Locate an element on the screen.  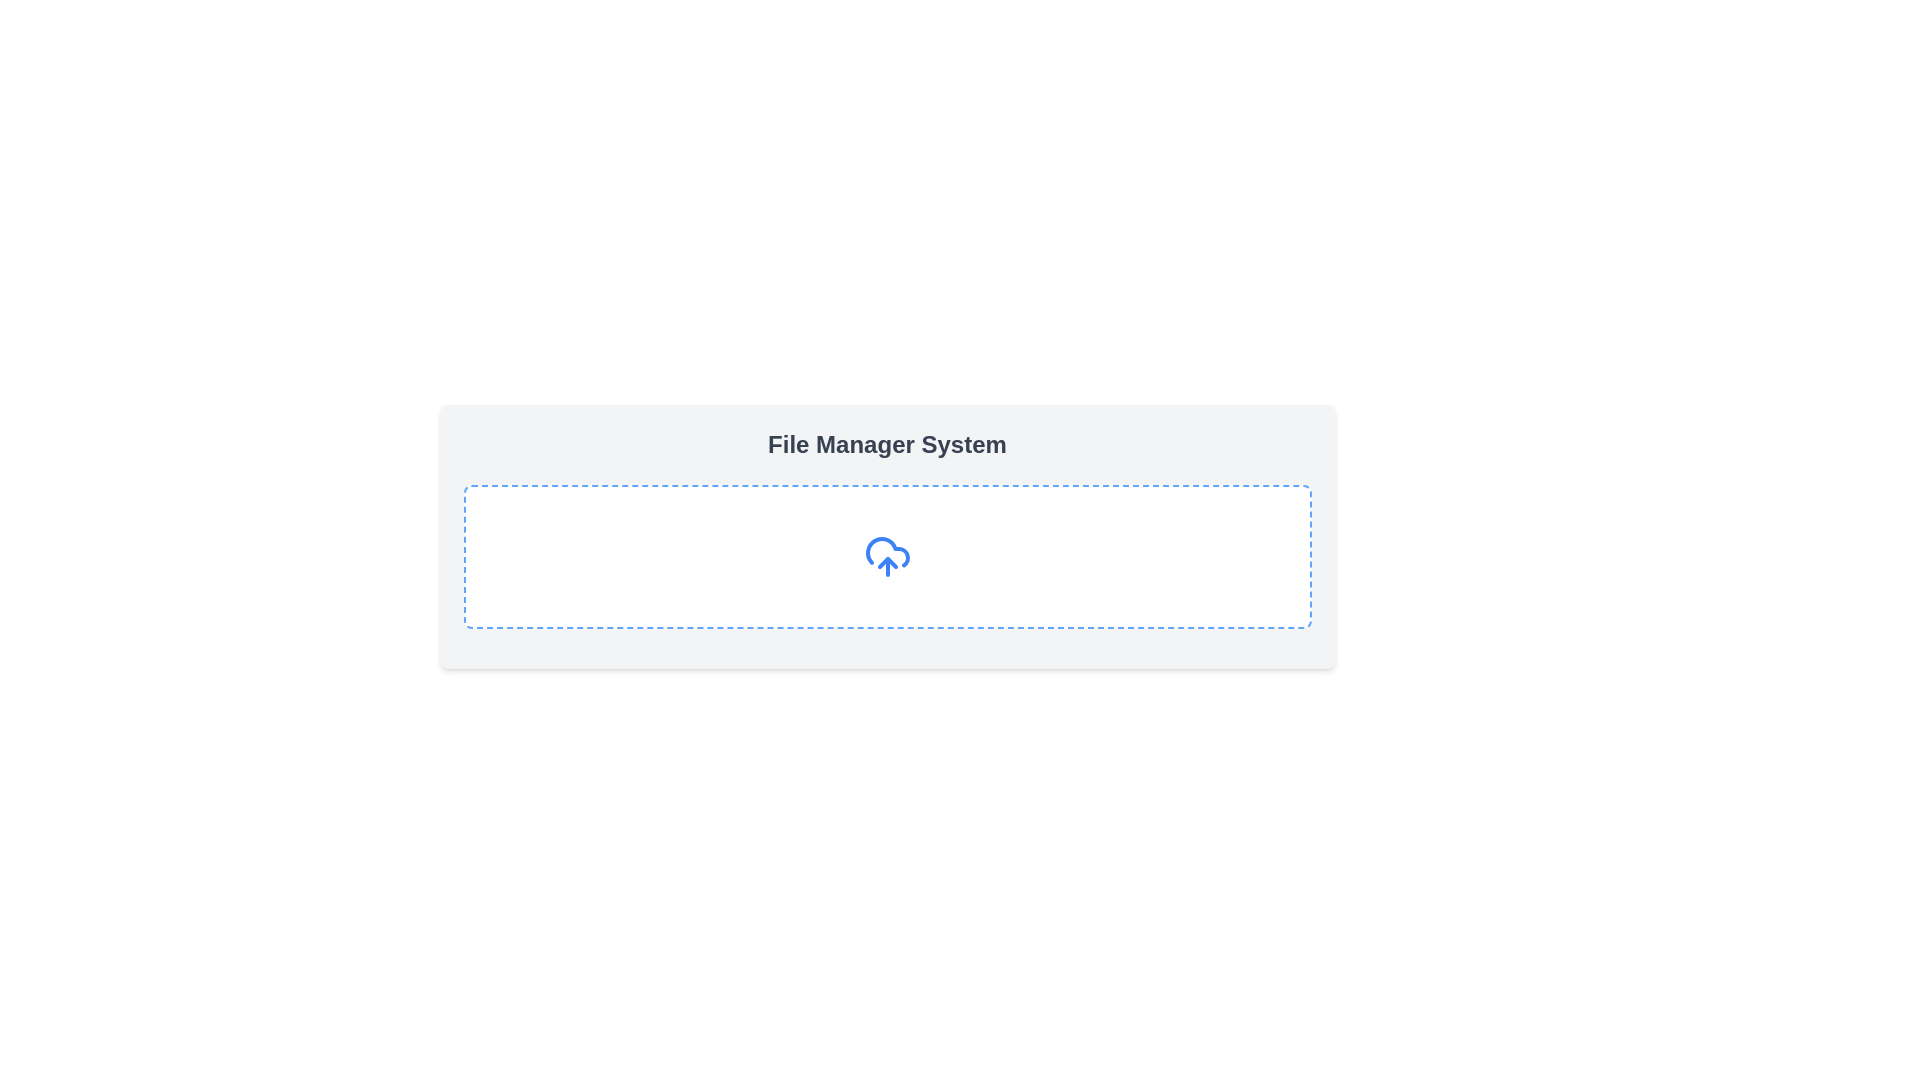
the blue cloud icon with an upward arrow, which symbolizes an upload action, located in the center of the dashed rectangular area beneath the header 'File Manager System' is located at coordinates (886, 556).